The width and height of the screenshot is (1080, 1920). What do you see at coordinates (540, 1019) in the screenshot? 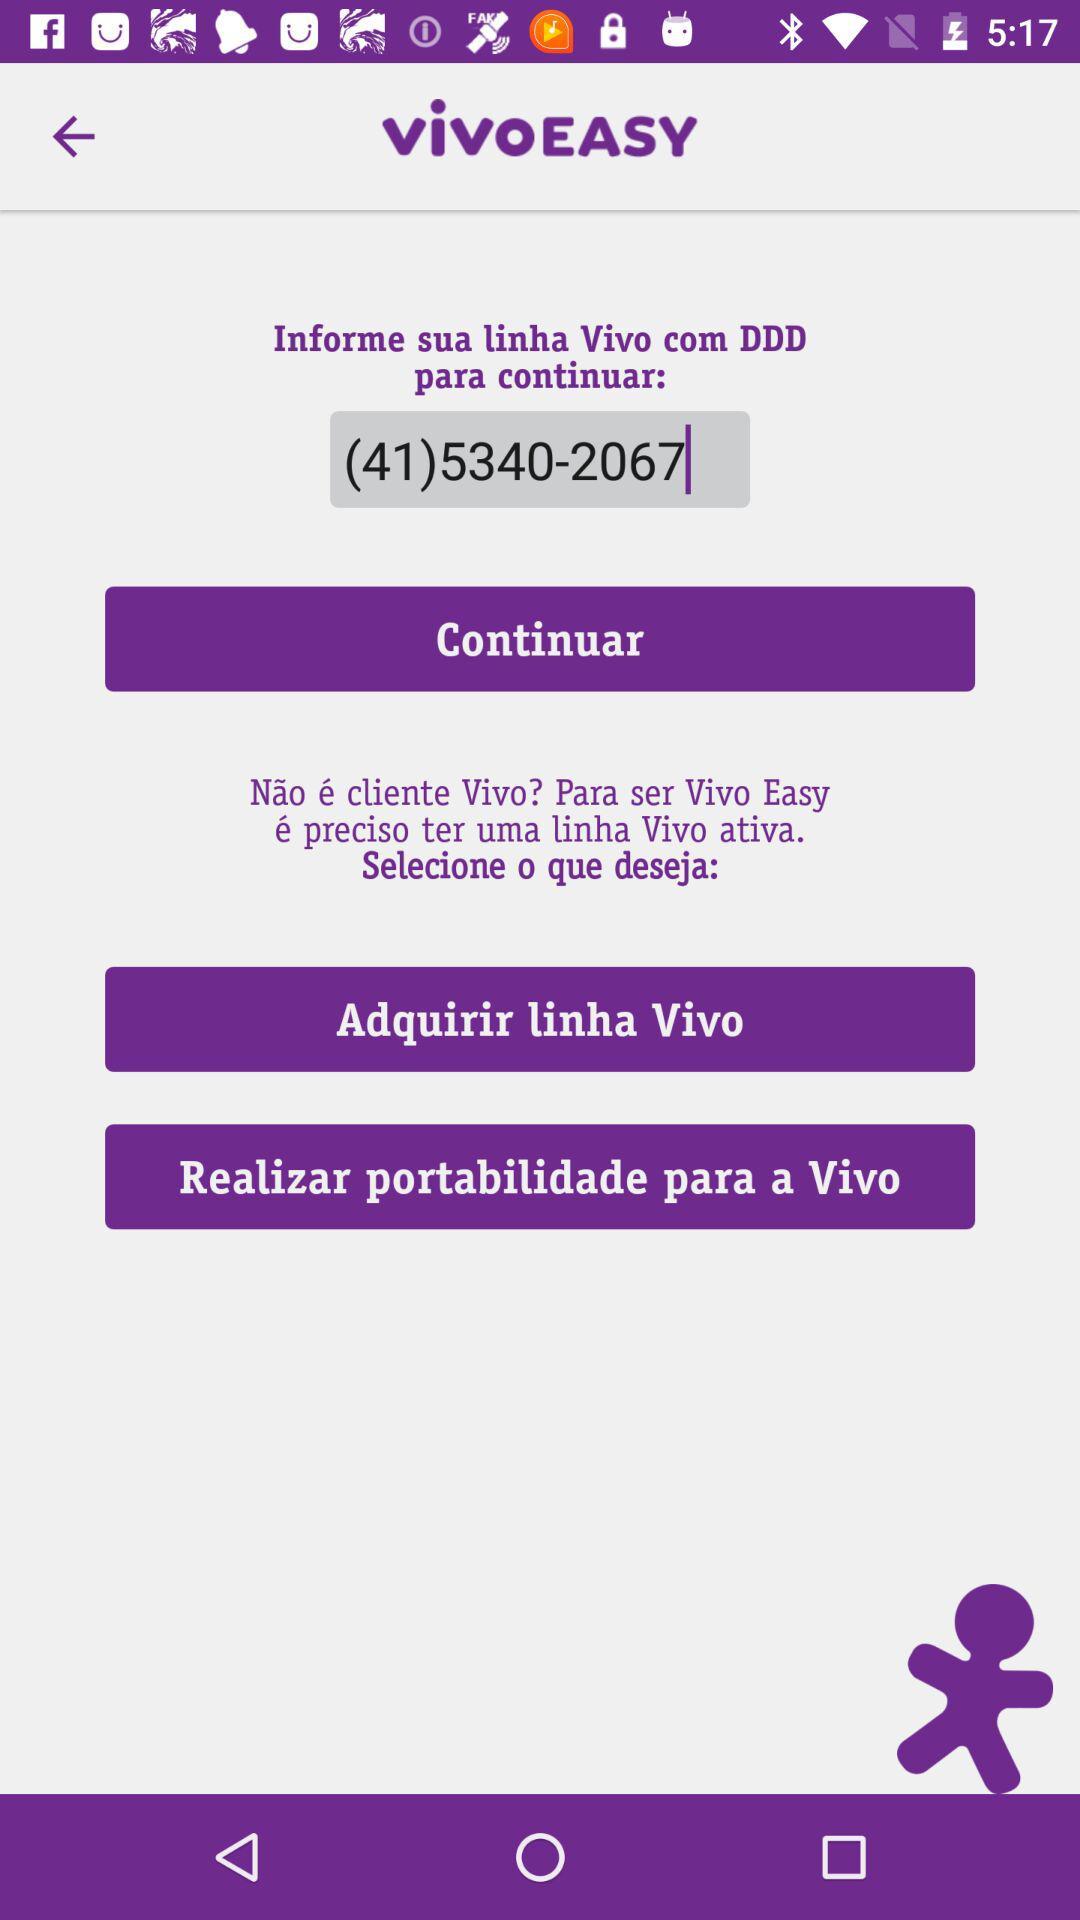
I see `the adquirir linha vivo icon` at bounding box center [540, 1019].